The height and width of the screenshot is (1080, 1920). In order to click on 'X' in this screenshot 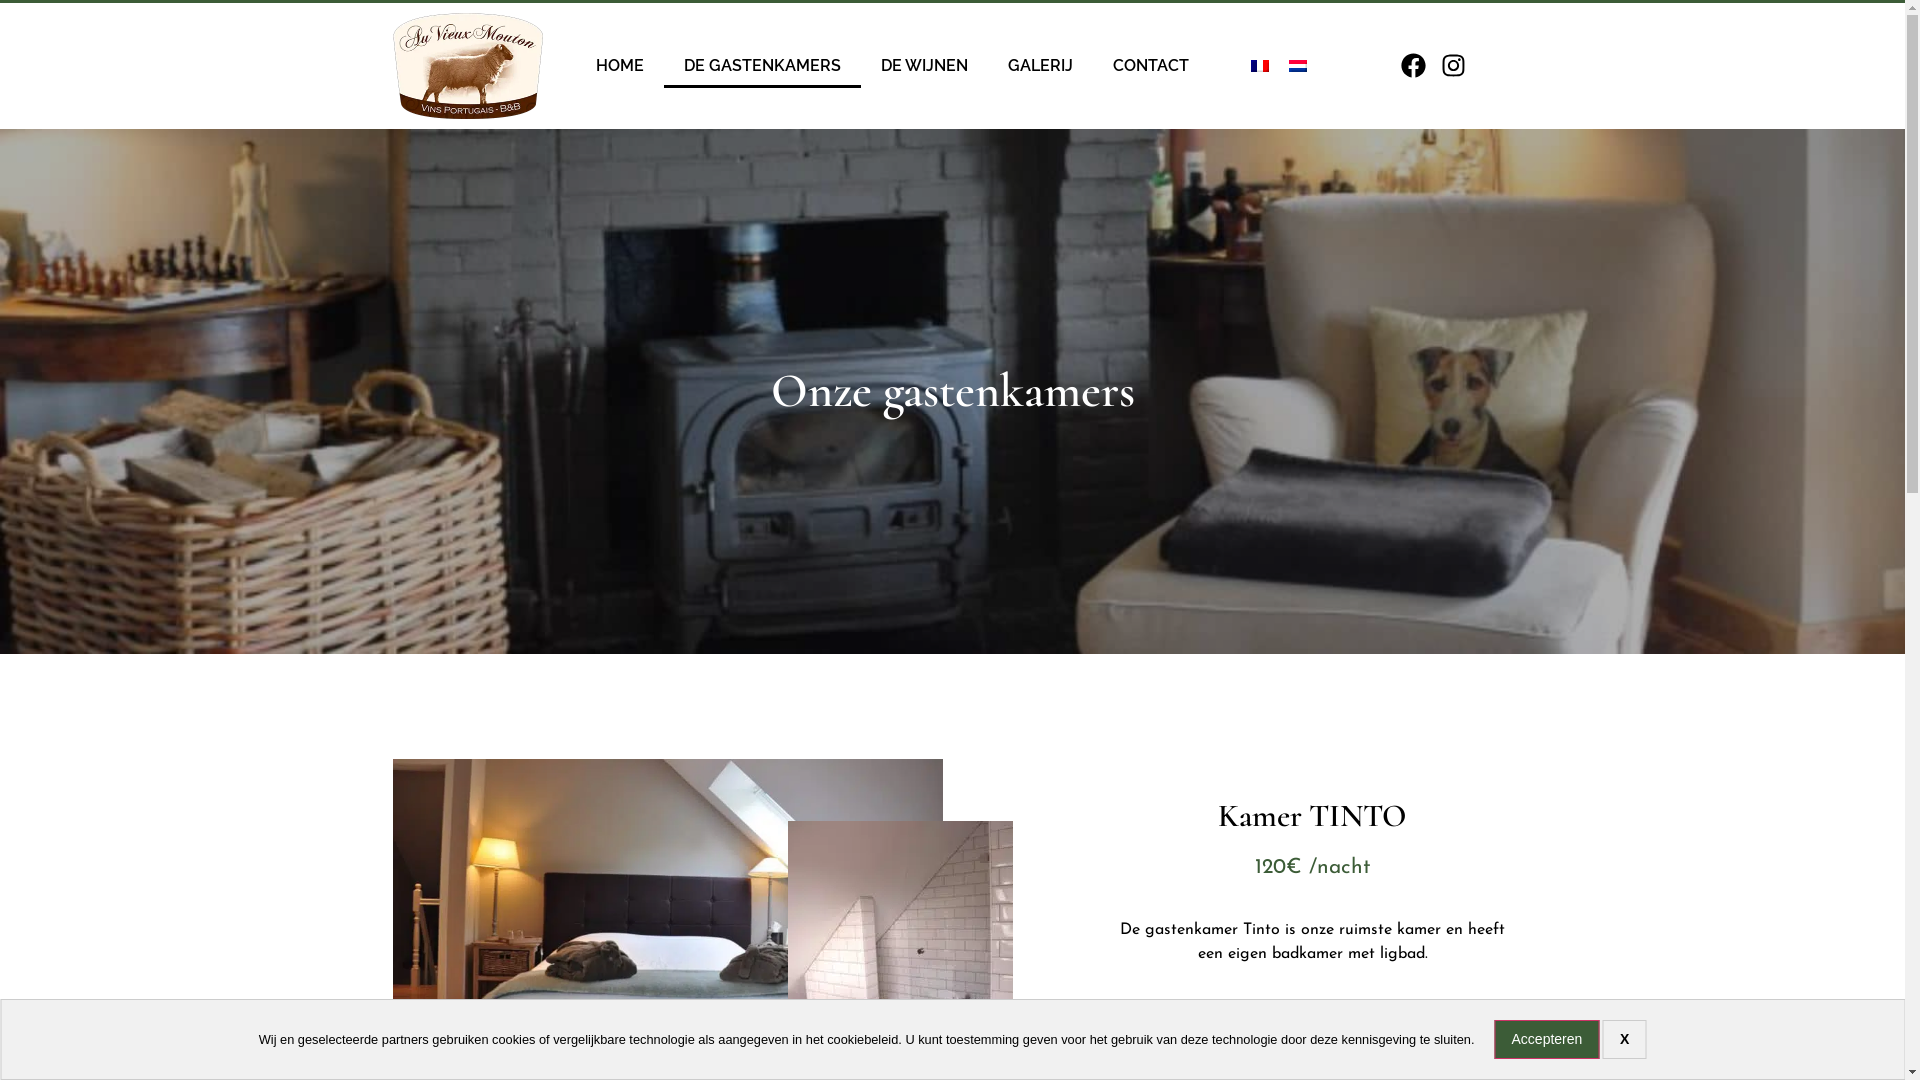, I will do `click(1603, 1038)`.